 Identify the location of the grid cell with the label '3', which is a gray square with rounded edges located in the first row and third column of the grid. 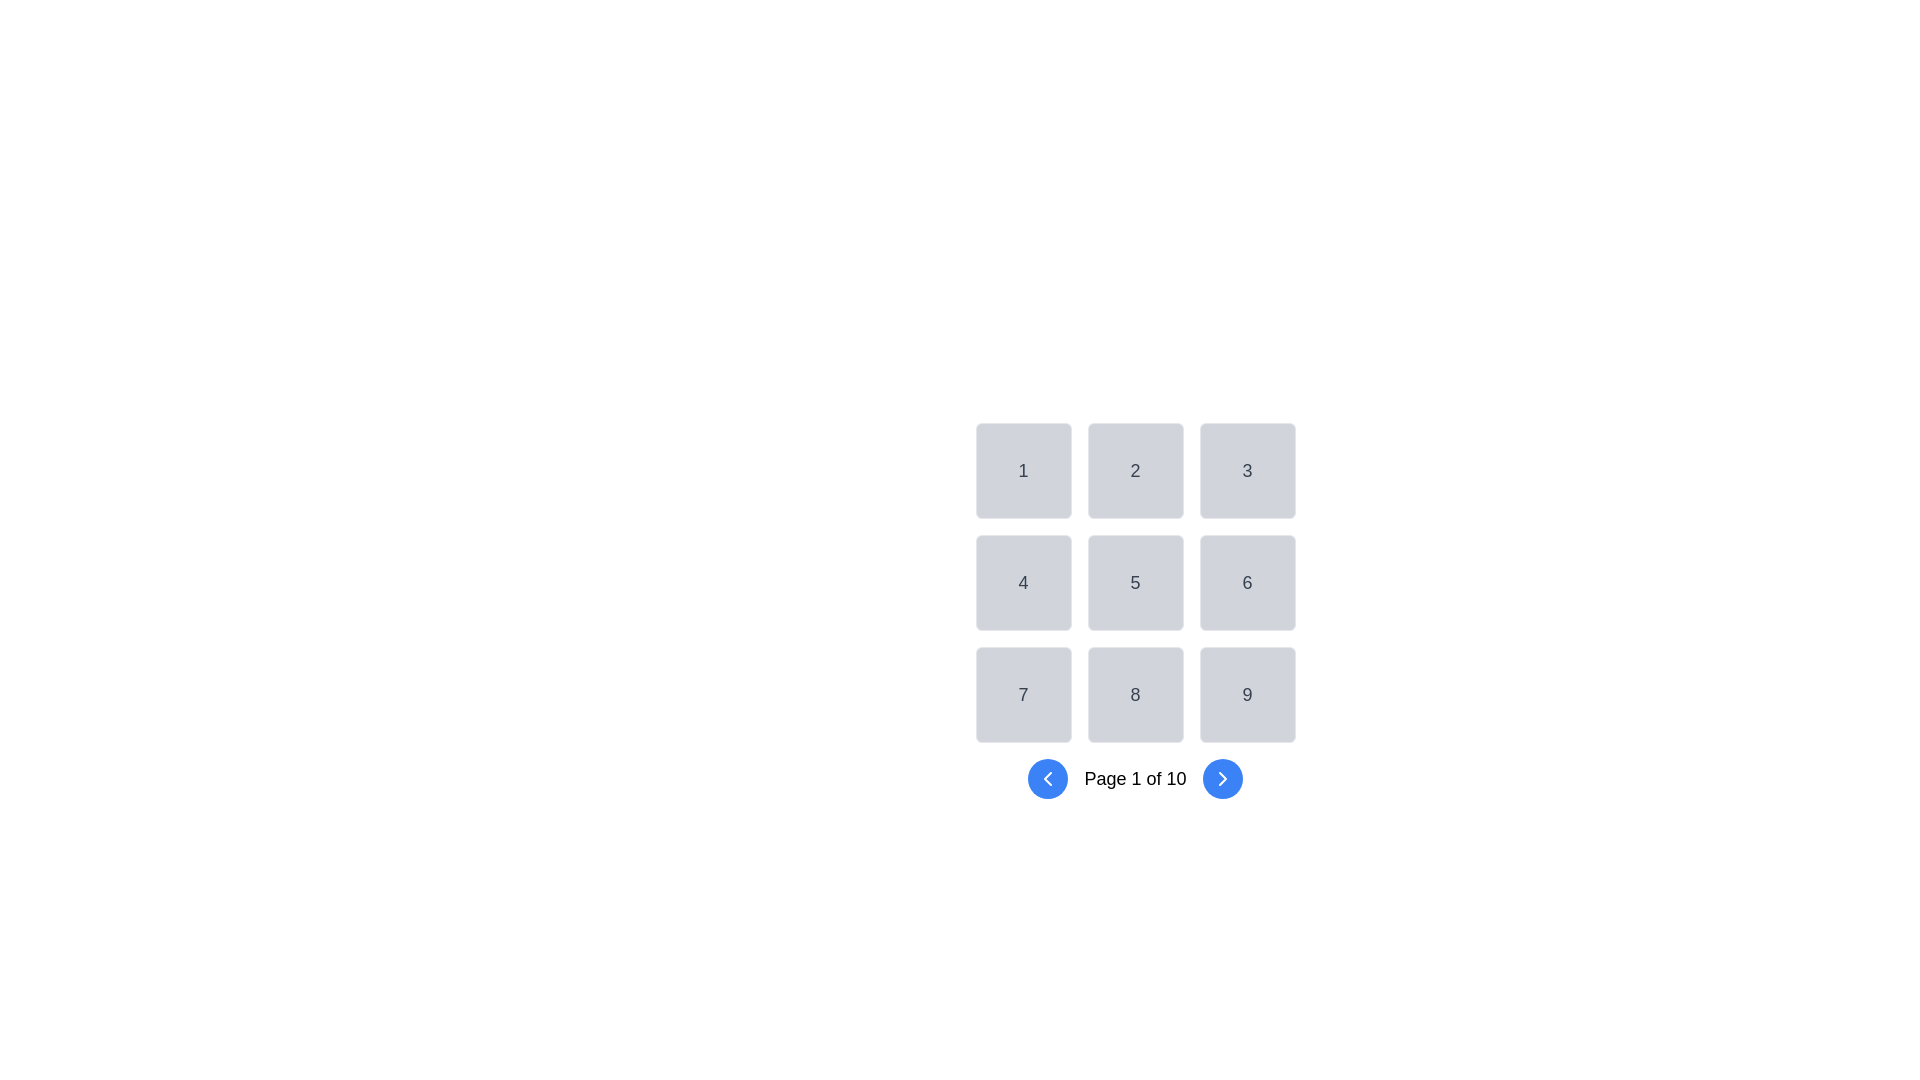
(1246, 470).